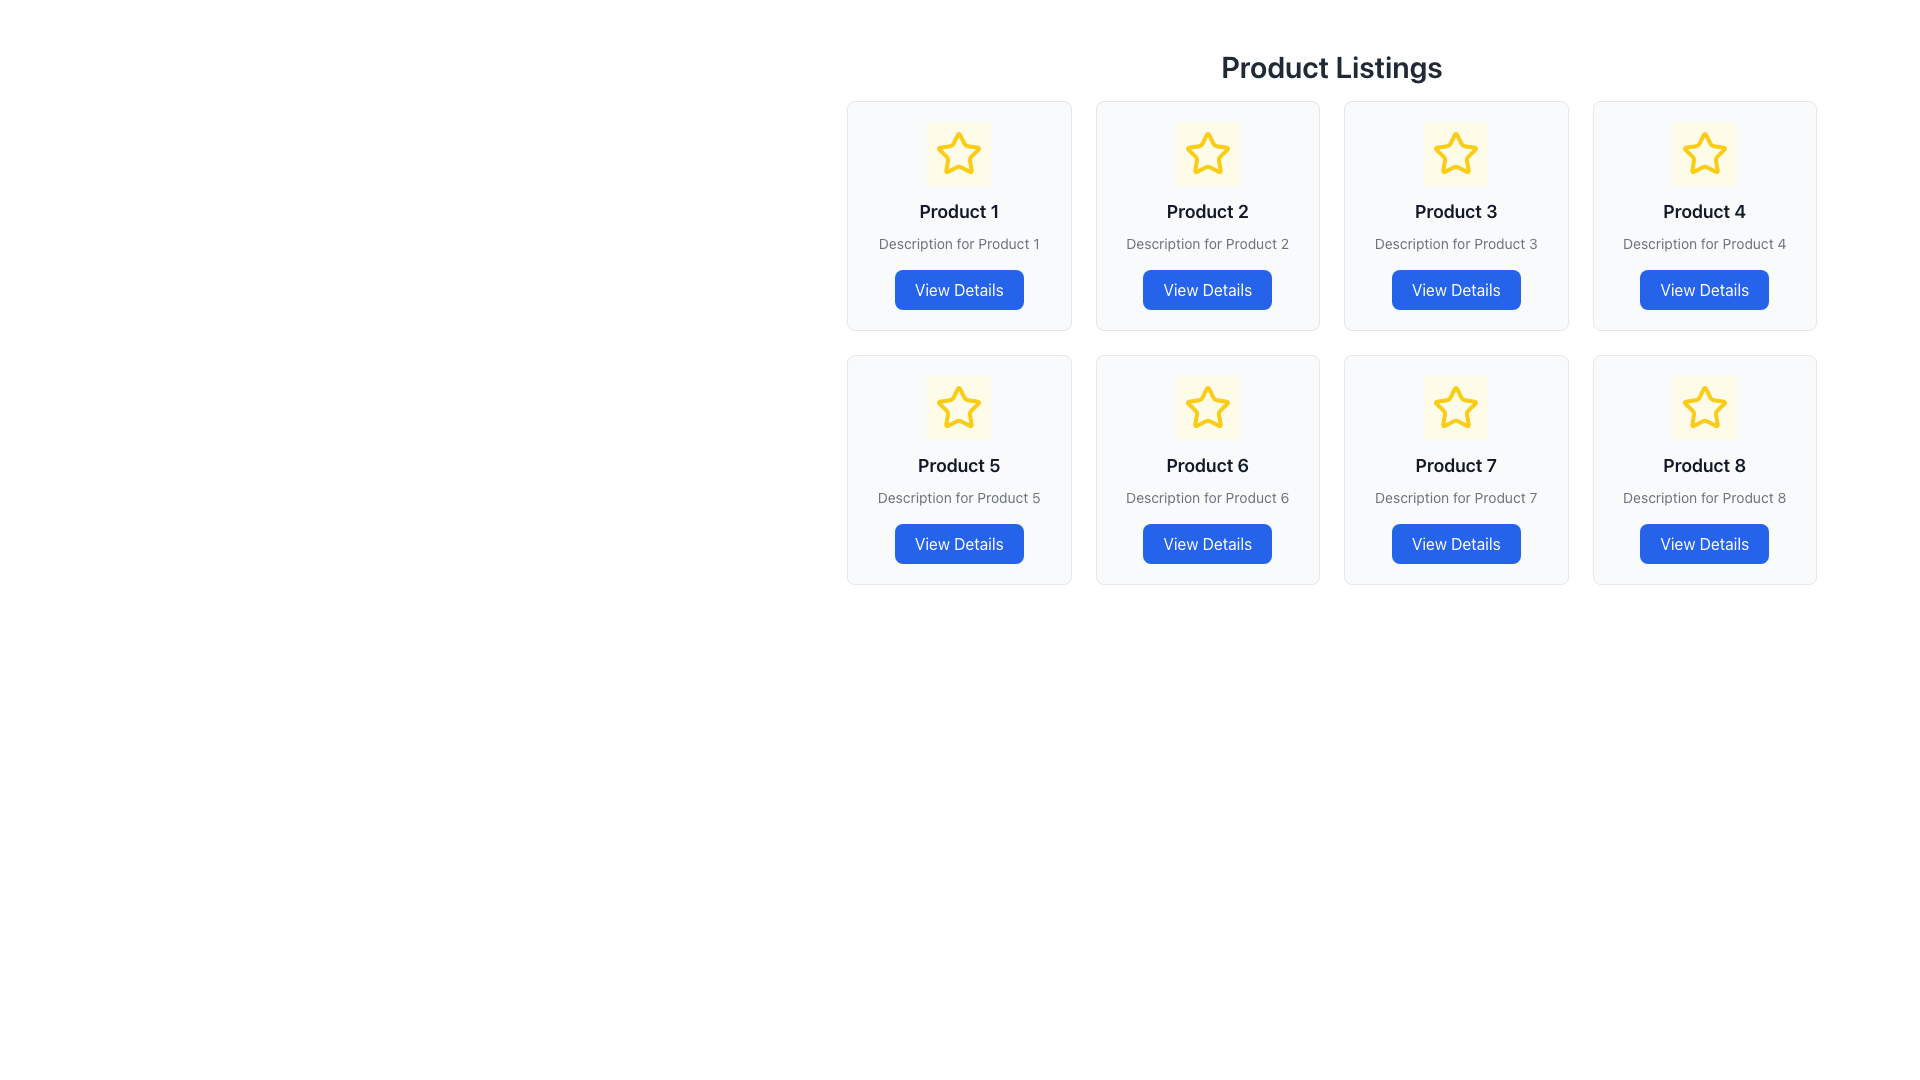 The image size is (1920, 1080). I want to click on the static text element displaying additional information about 'Product 2', which is located beneath the title and above the 'View Details' button in the product card, so click(1206, 242).